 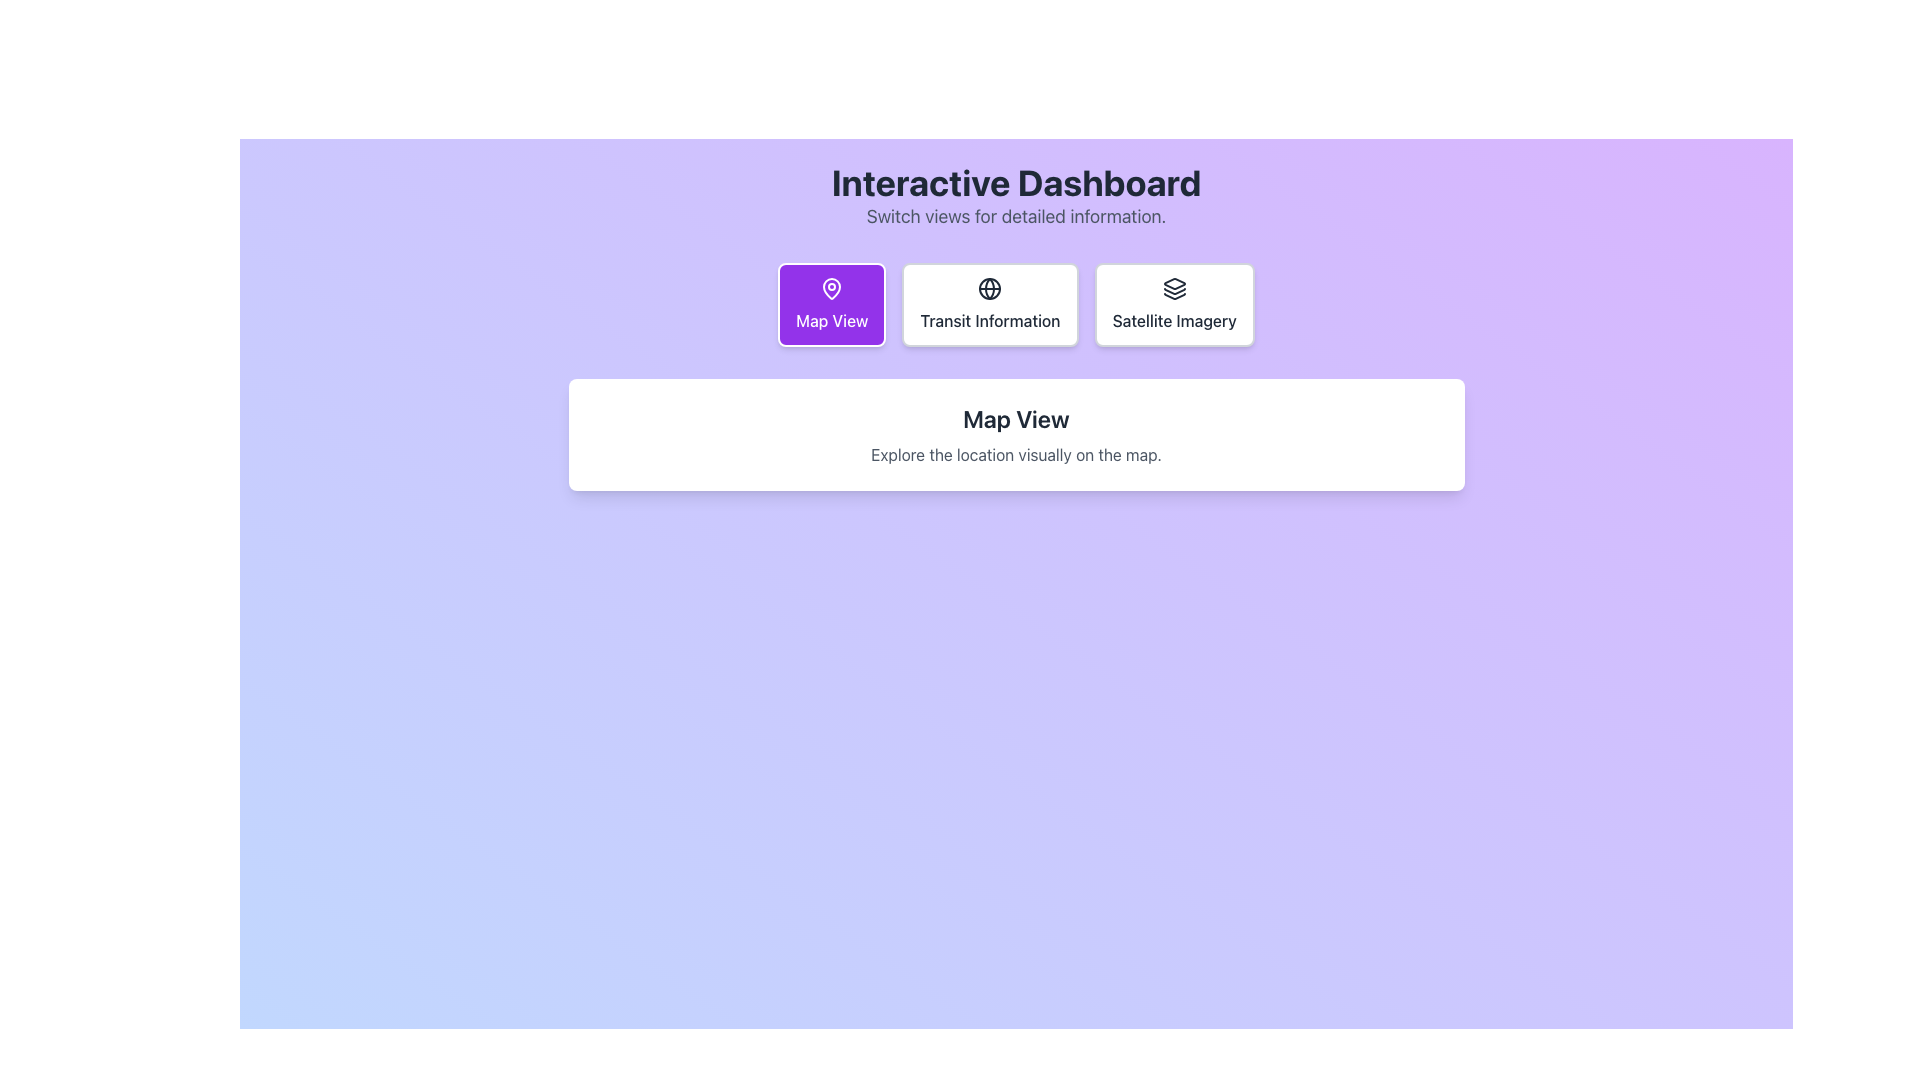 I want to click on the rectangular button with rounded corners, purple background, and white text labeled 'Map View', so click(x=831, y=304).